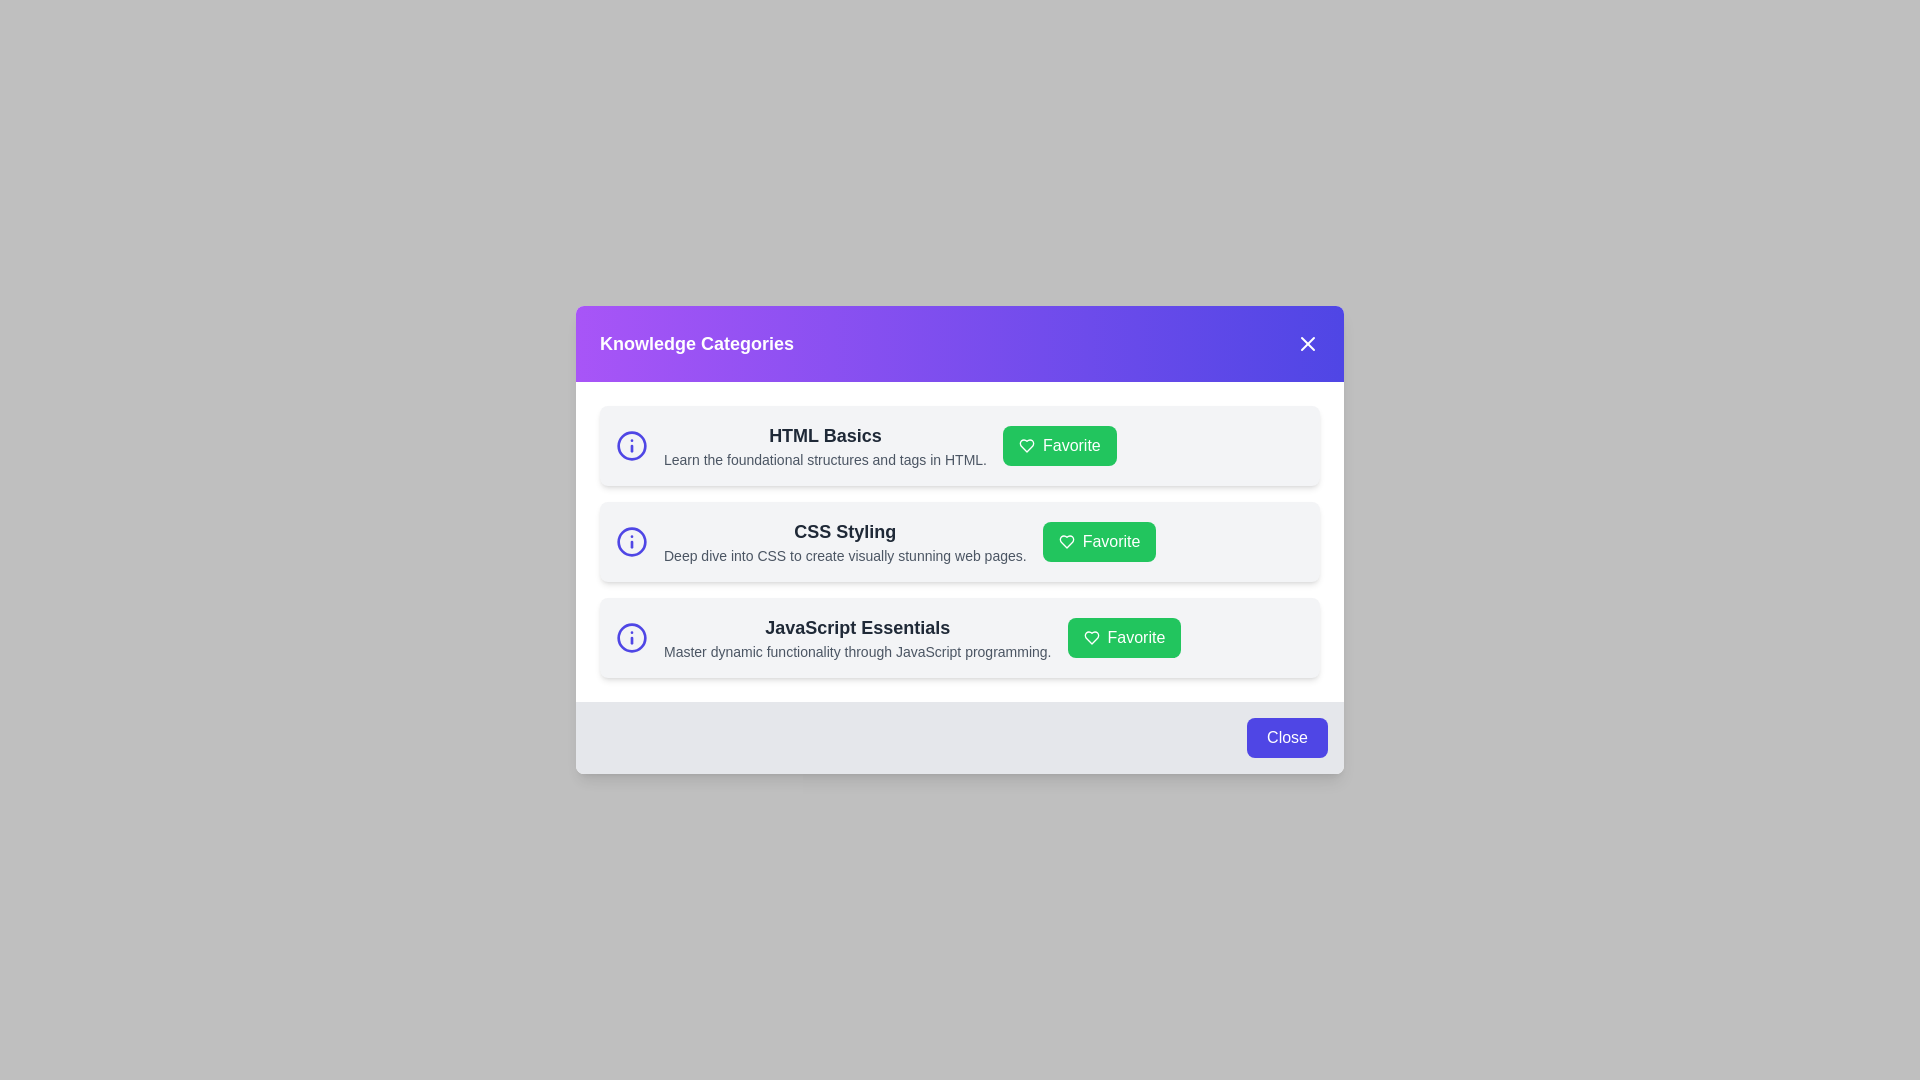  What do you see at coordinates (1287, 737) in the screenshot?
I see `the 'Close' button located at the bottom-right corner of the modal dialog` at bounding box center [1287, 737].